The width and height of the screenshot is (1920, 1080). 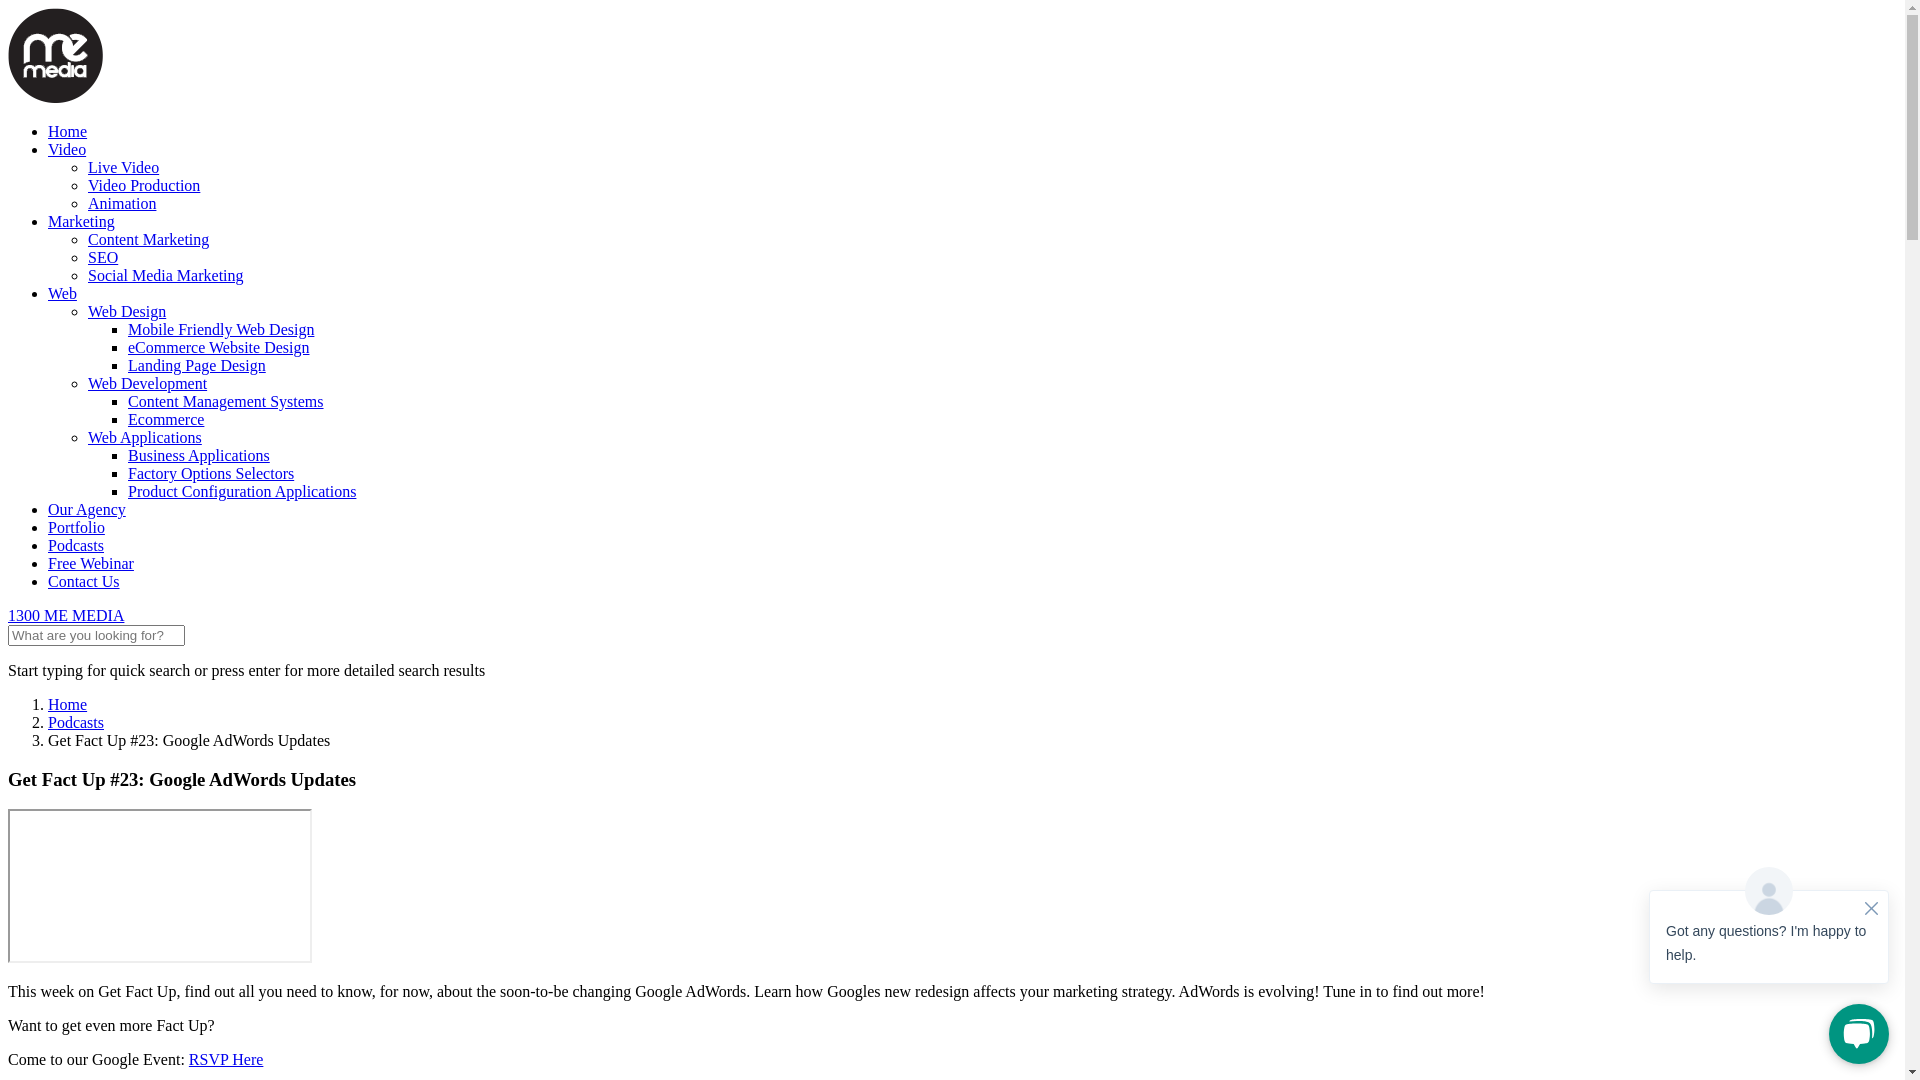 I want to click on 'Live Video', so click(x=122, y=166).